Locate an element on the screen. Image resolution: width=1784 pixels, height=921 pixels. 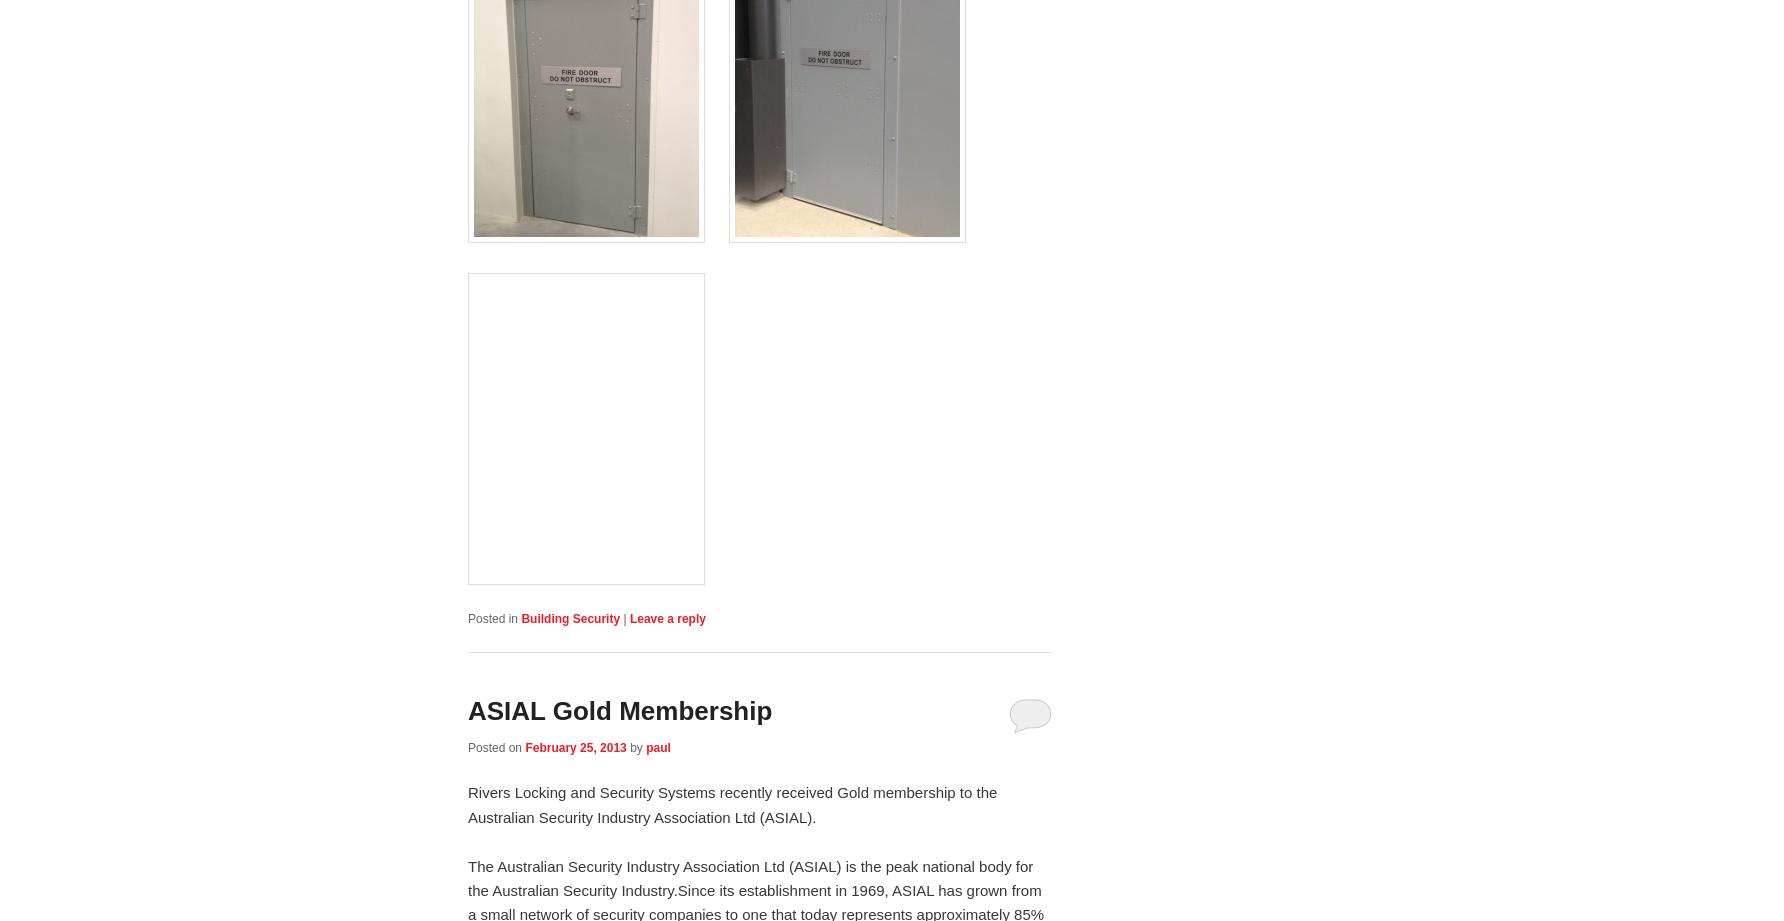
'paul' is located at coordinates (656, 748).